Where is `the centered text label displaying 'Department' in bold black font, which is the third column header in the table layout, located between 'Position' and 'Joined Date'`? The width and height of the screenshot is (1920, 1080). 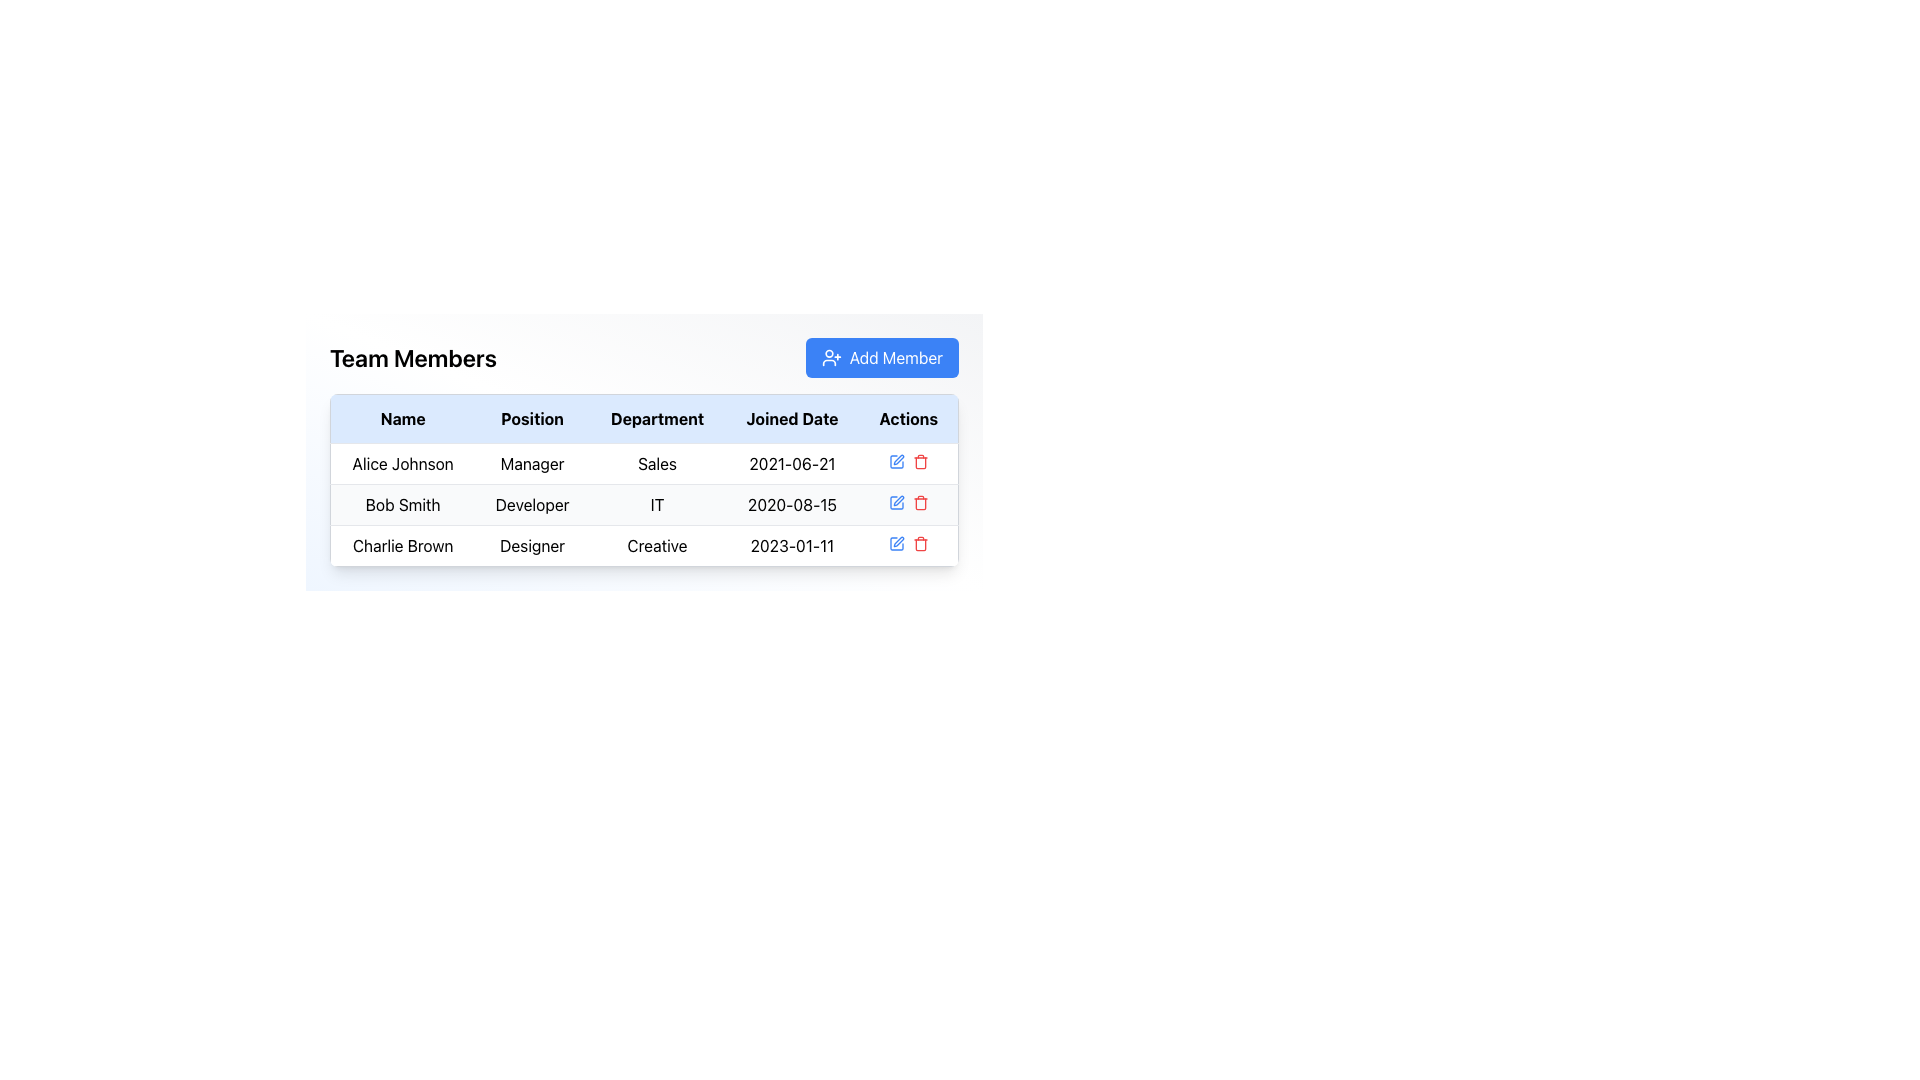 the centered text label displaying 'Department' in bold black font, which is the third column header in the table layout, located between 'Position' and 'Joined Date' is located at coordinates (657, 418).